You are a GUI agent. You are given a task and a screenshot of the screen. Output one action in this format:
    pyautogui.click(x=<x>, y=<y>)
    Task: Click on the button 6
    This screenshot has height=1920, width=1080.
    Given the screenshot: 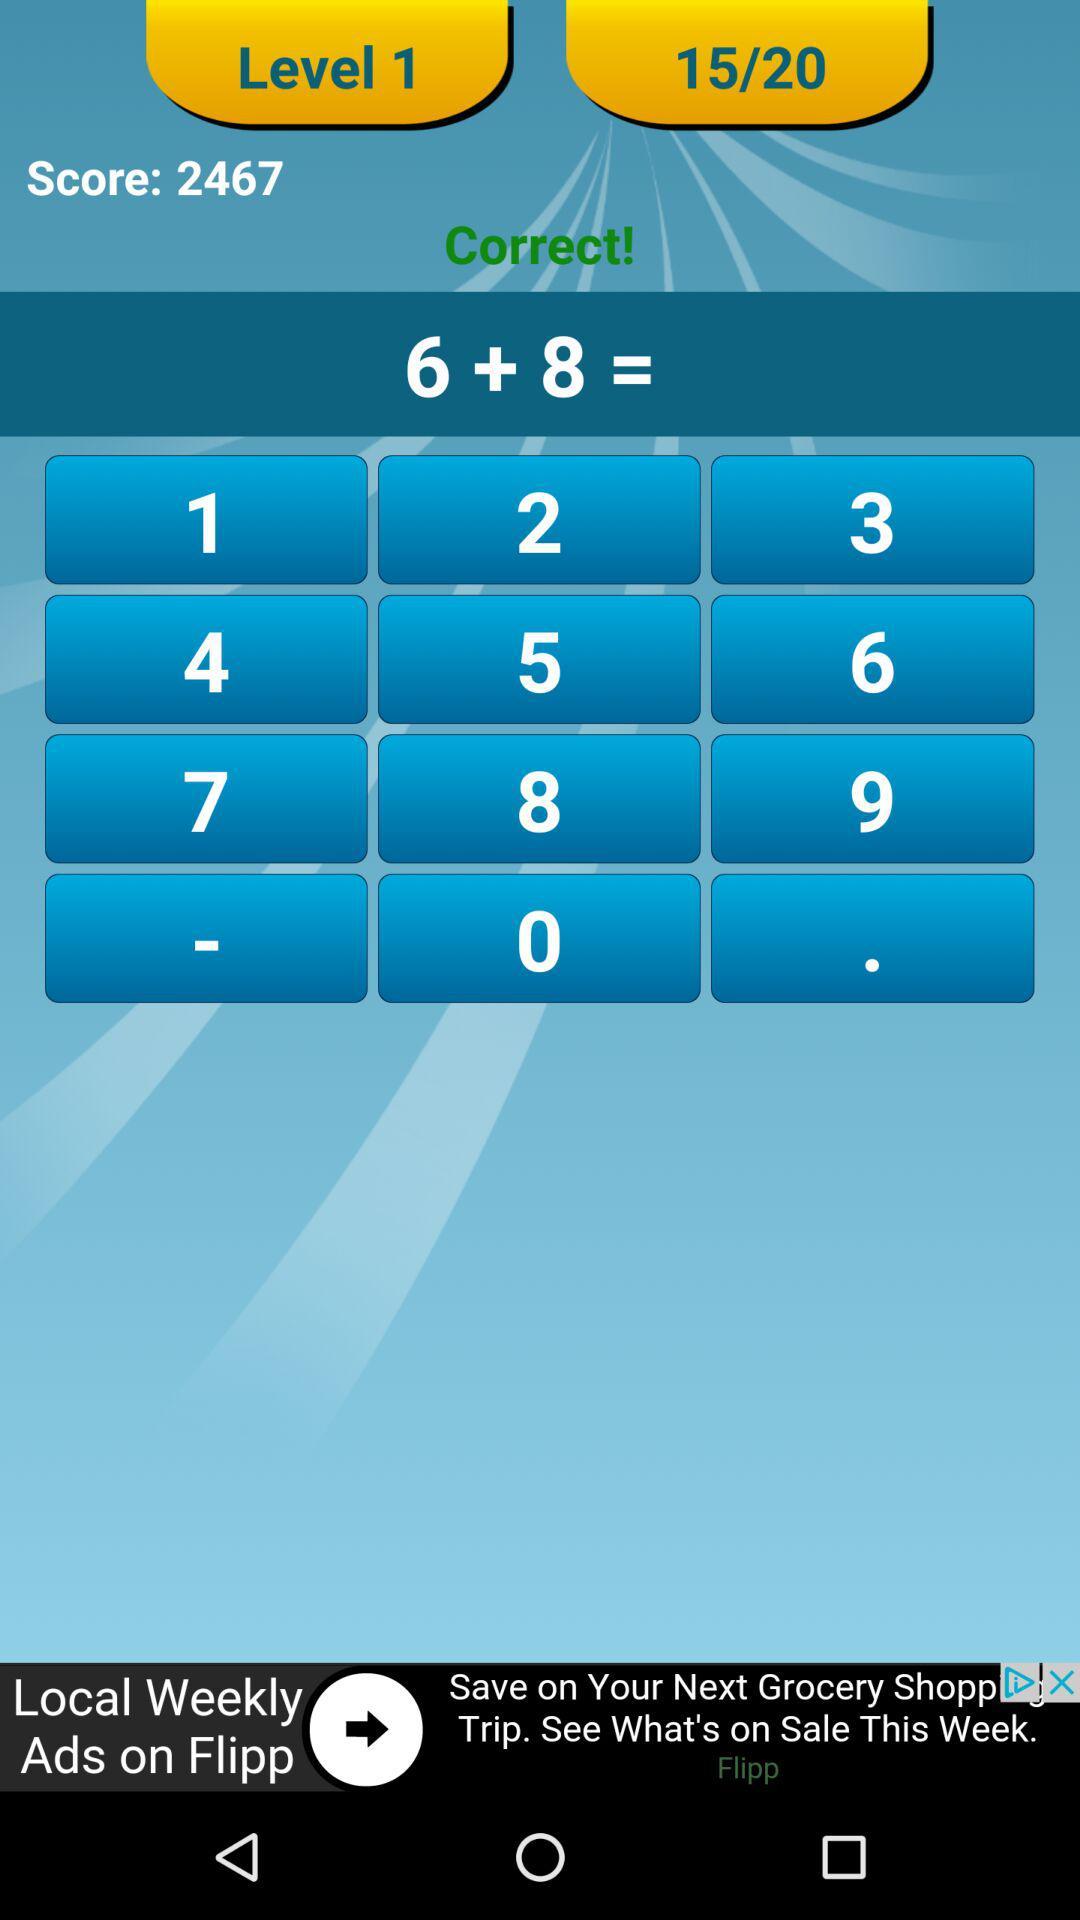 What is the action you would take?
    pyautogui.click(x=871, y=659)
    